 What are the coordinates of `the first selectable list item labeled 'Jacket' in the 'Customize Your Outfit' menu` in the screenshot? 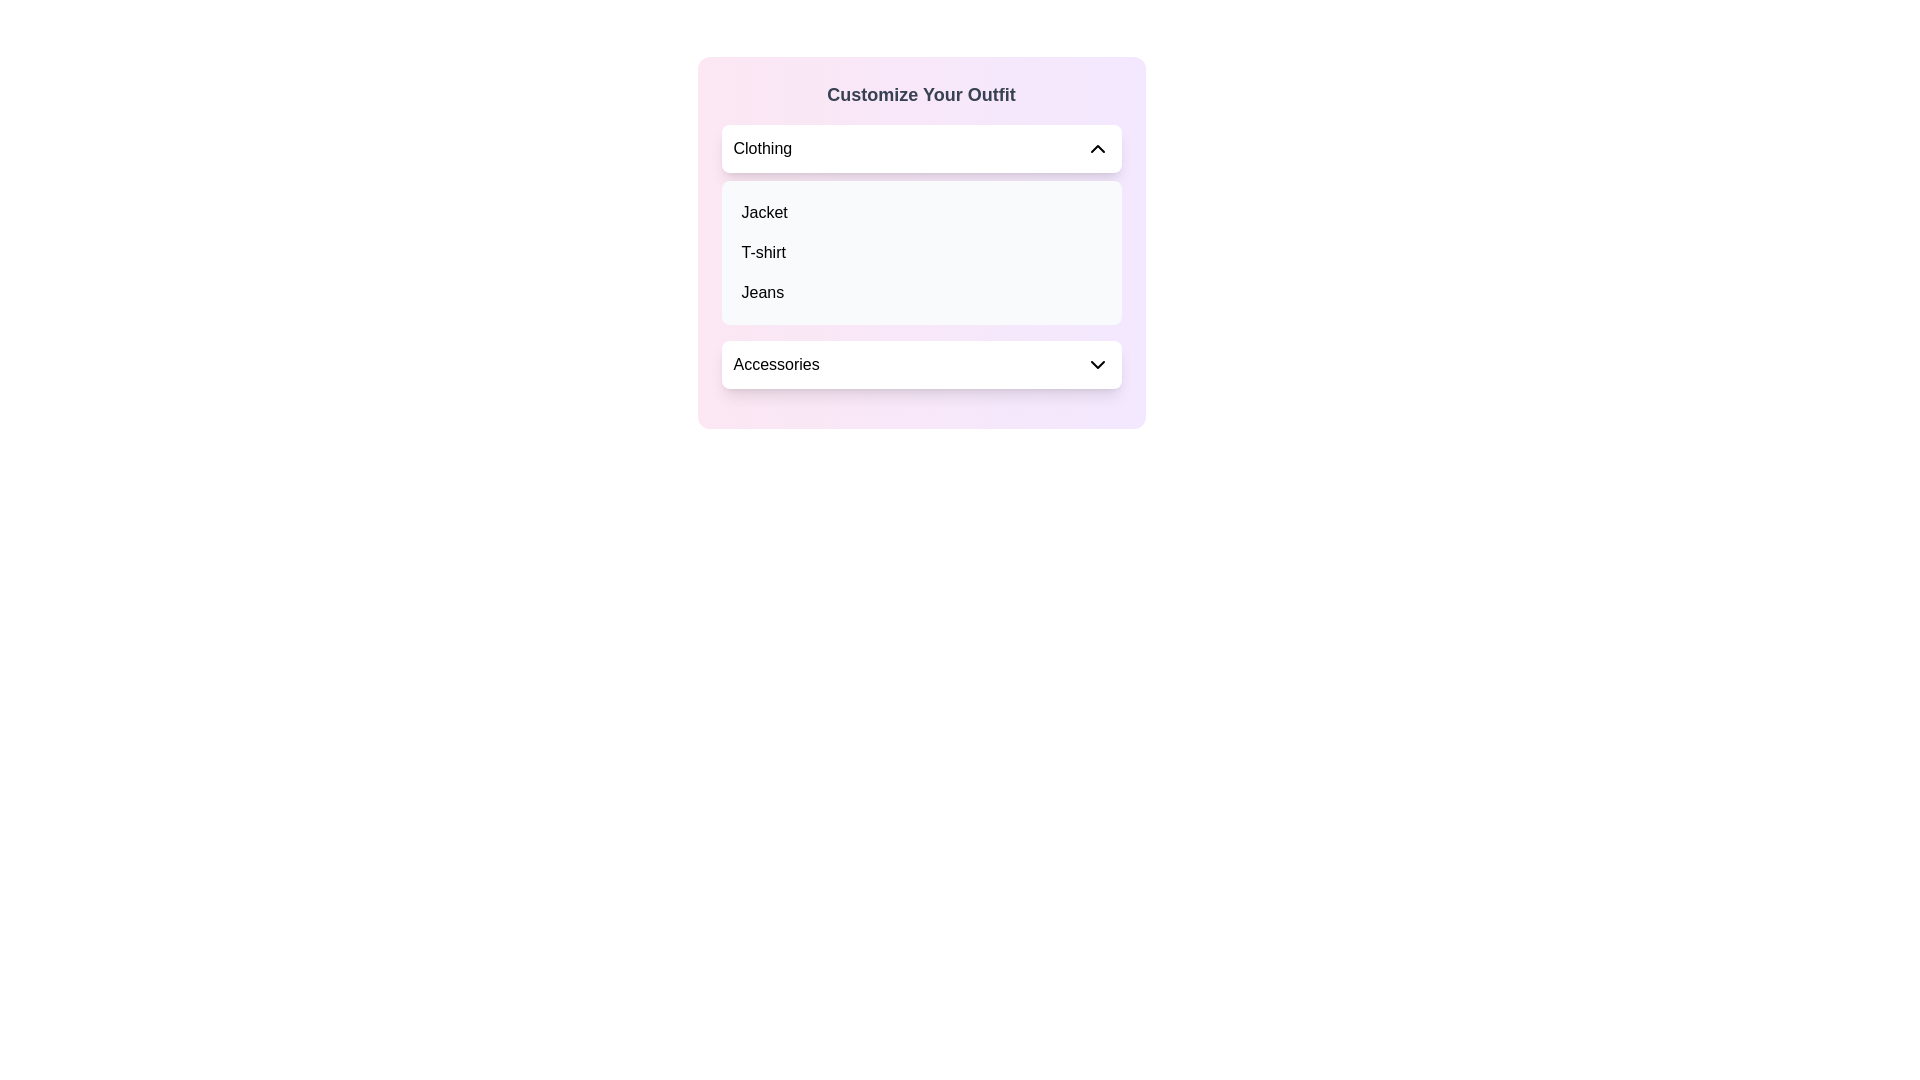 It's located at (920, 212).